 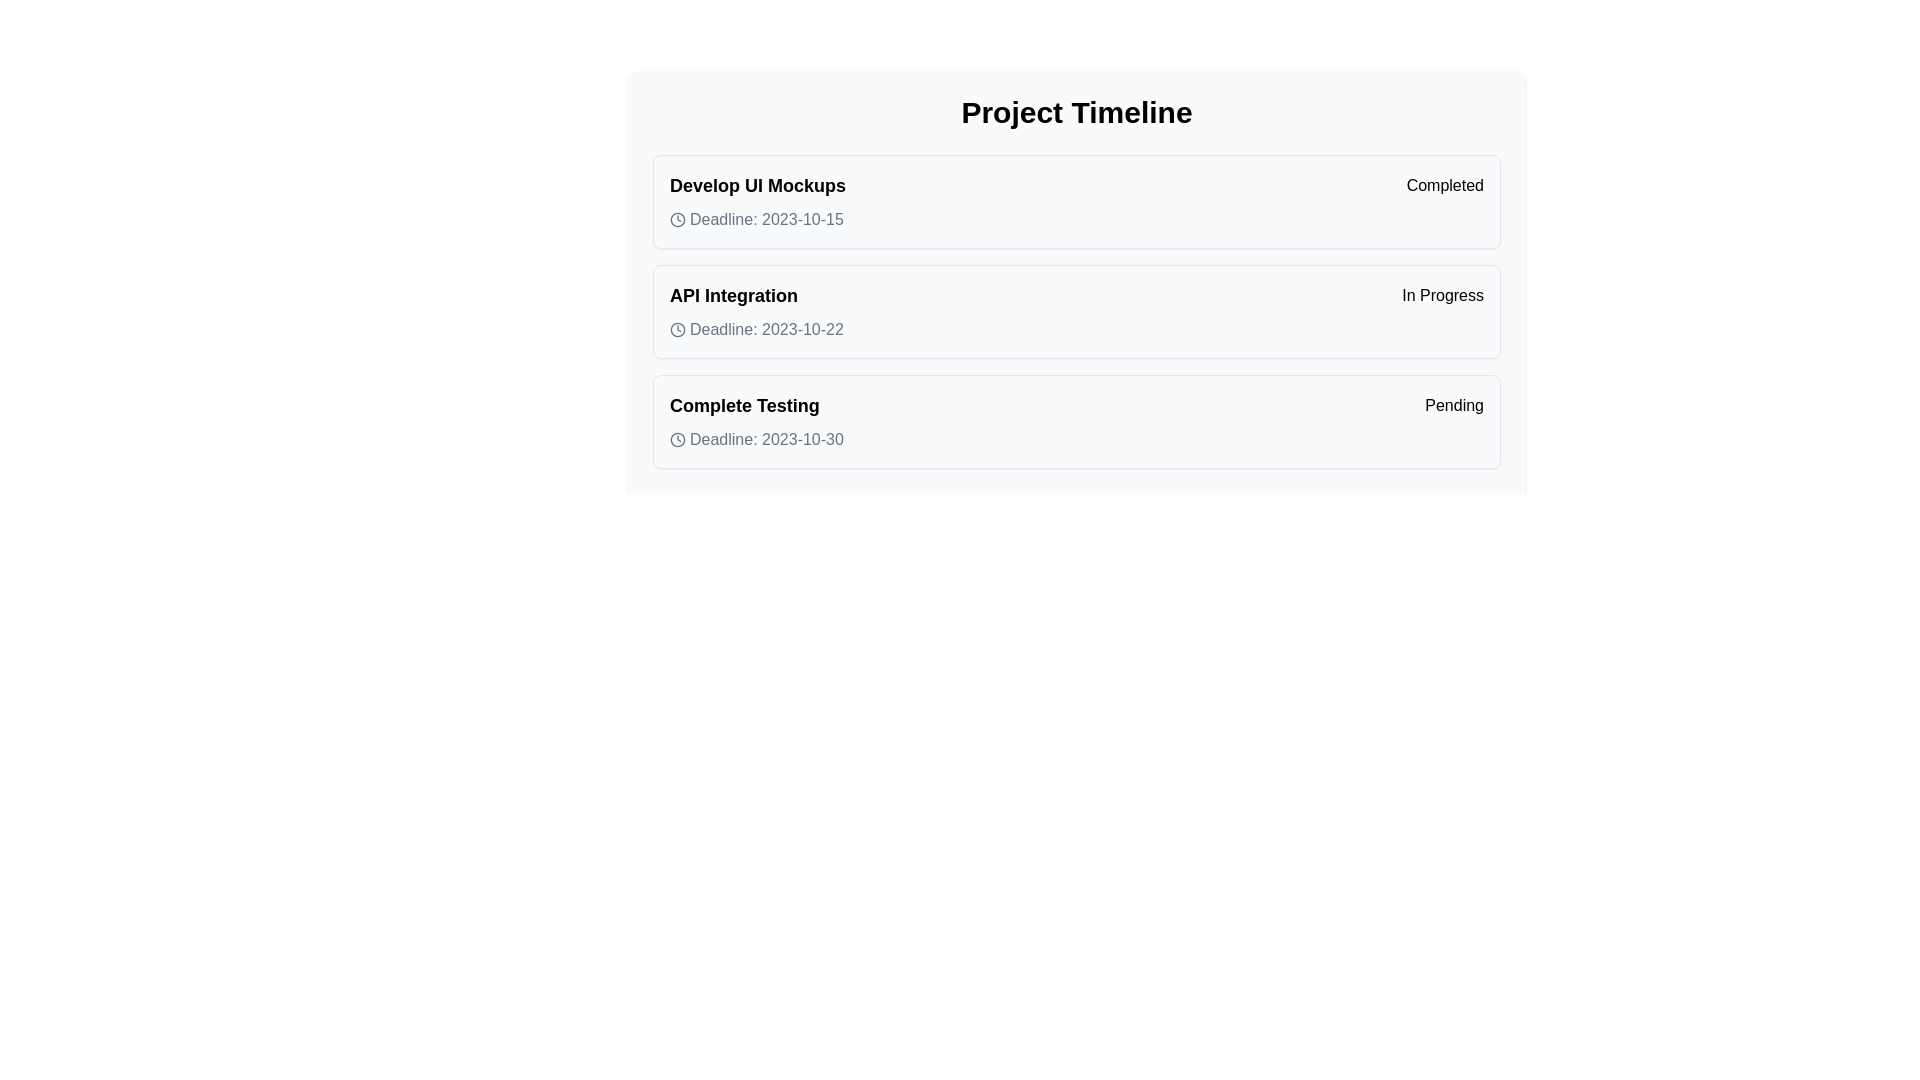 What do you see at coordinates (1075, 270) in the screenshot?
I see `the second item in the vertical list of project tasks, which displays information about a task including the task title, deadline, and current status` at bounding box center [1075, 270].